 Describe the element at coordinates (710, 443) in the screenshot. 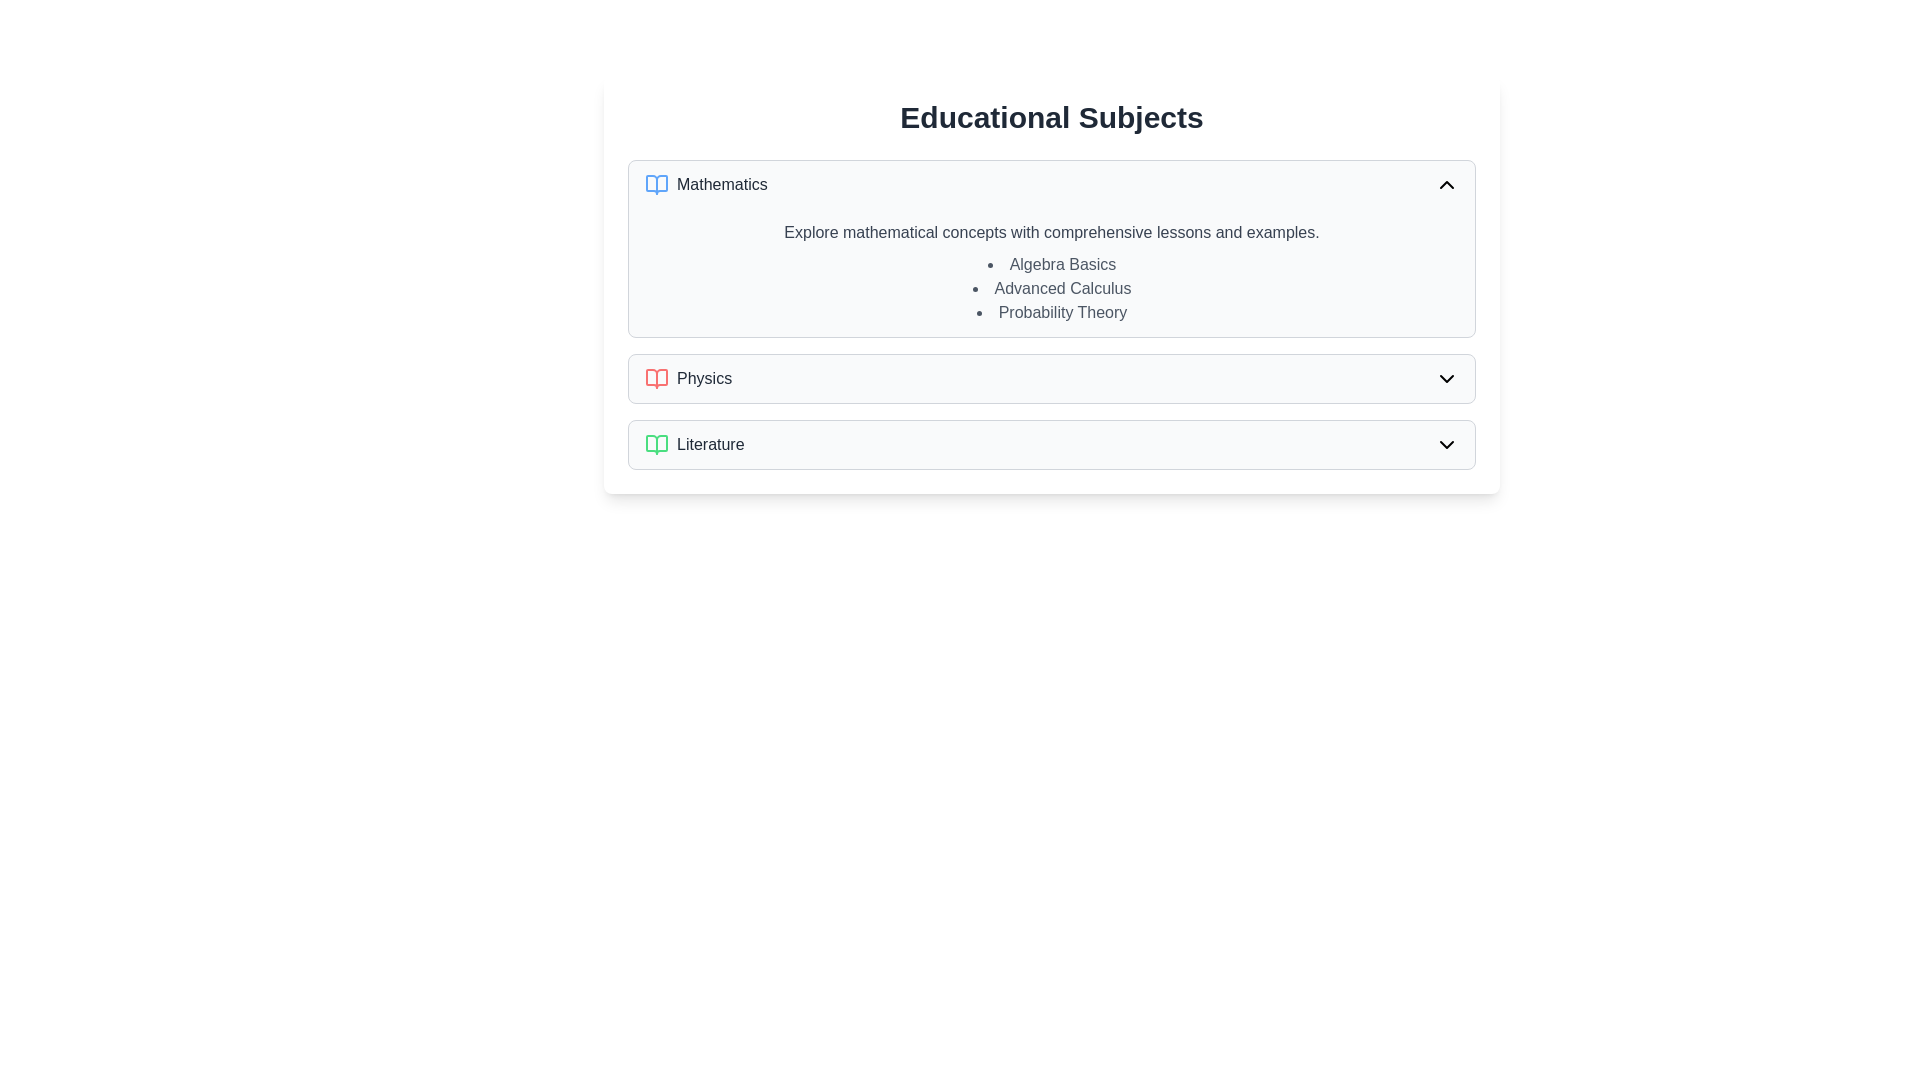

I see `text label 'Literature' which is dark gray and located beside a green book icon in the list of 'Educational Subjects'` at that location.